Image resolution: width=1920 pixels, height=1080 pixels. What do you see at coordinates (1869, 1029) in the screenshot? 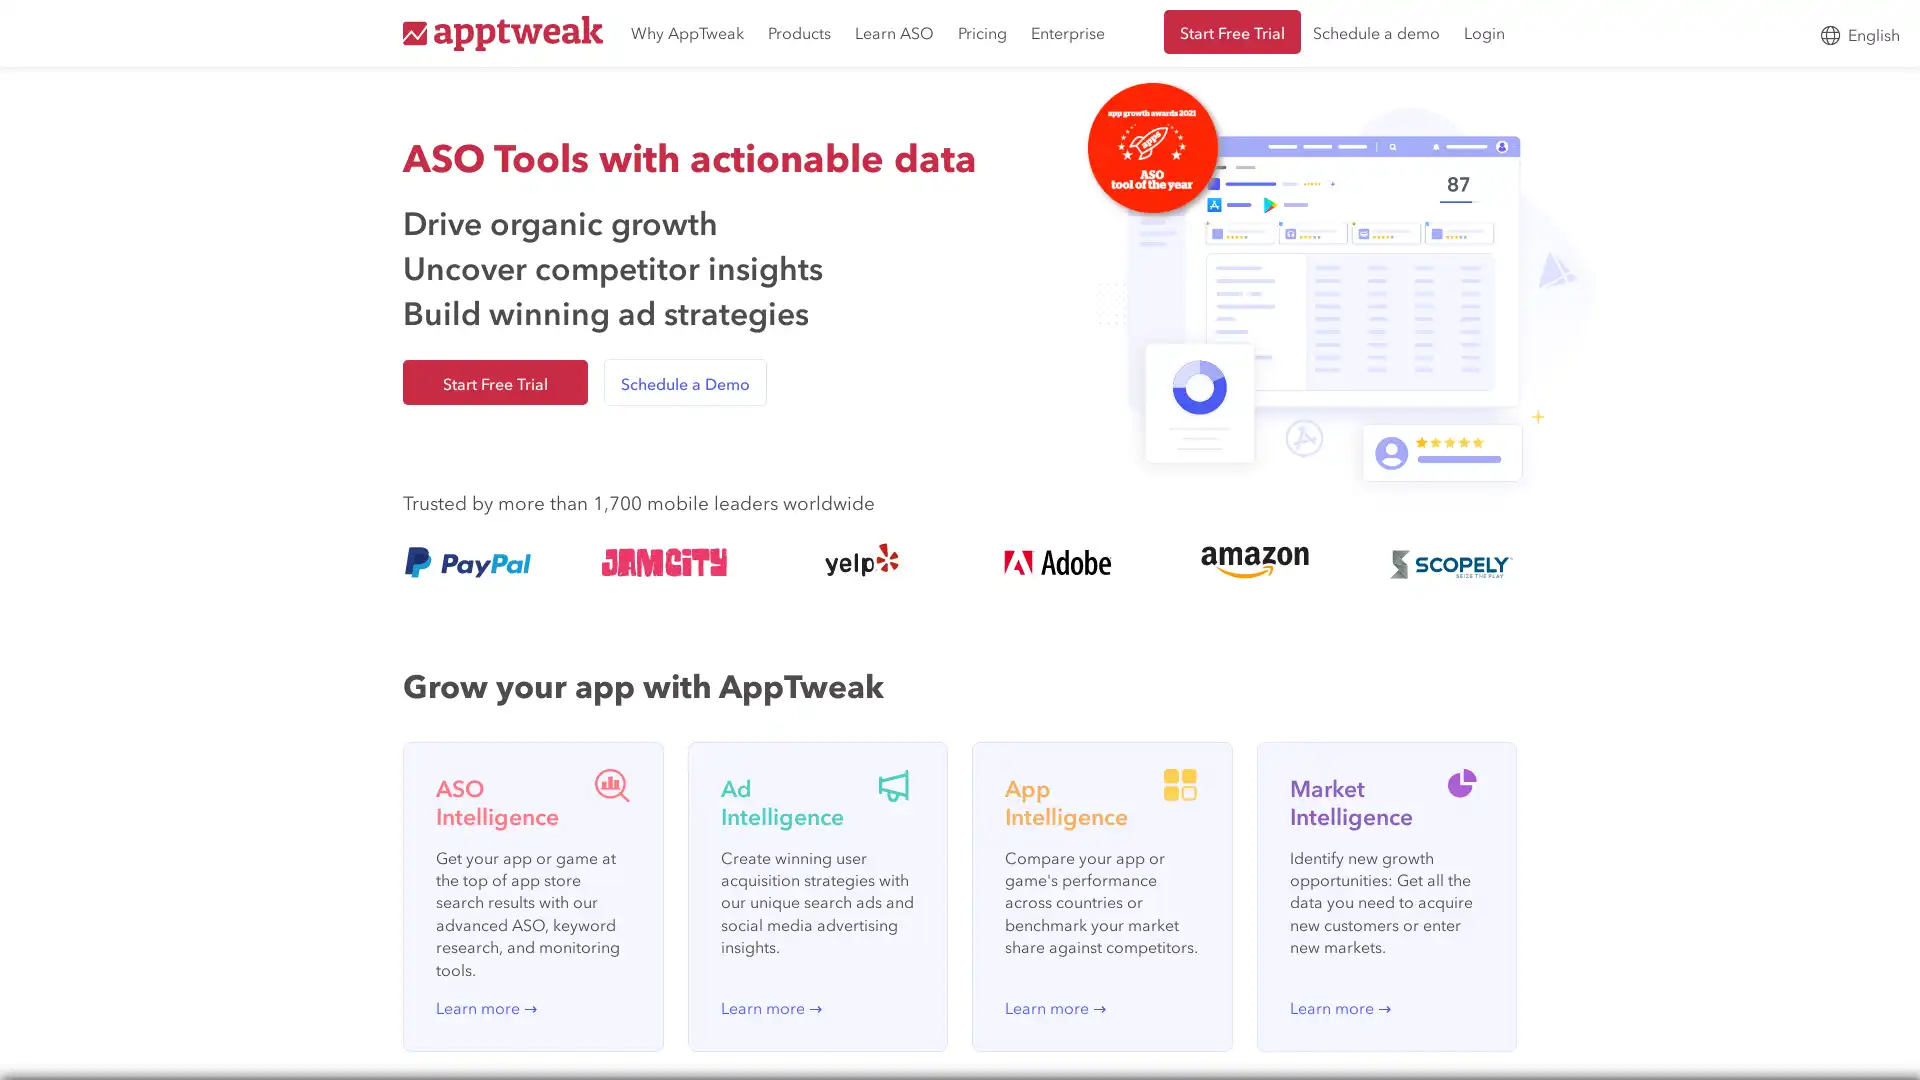
I see `Open Intercom Messenger` at bounding box center [1869, 1029].